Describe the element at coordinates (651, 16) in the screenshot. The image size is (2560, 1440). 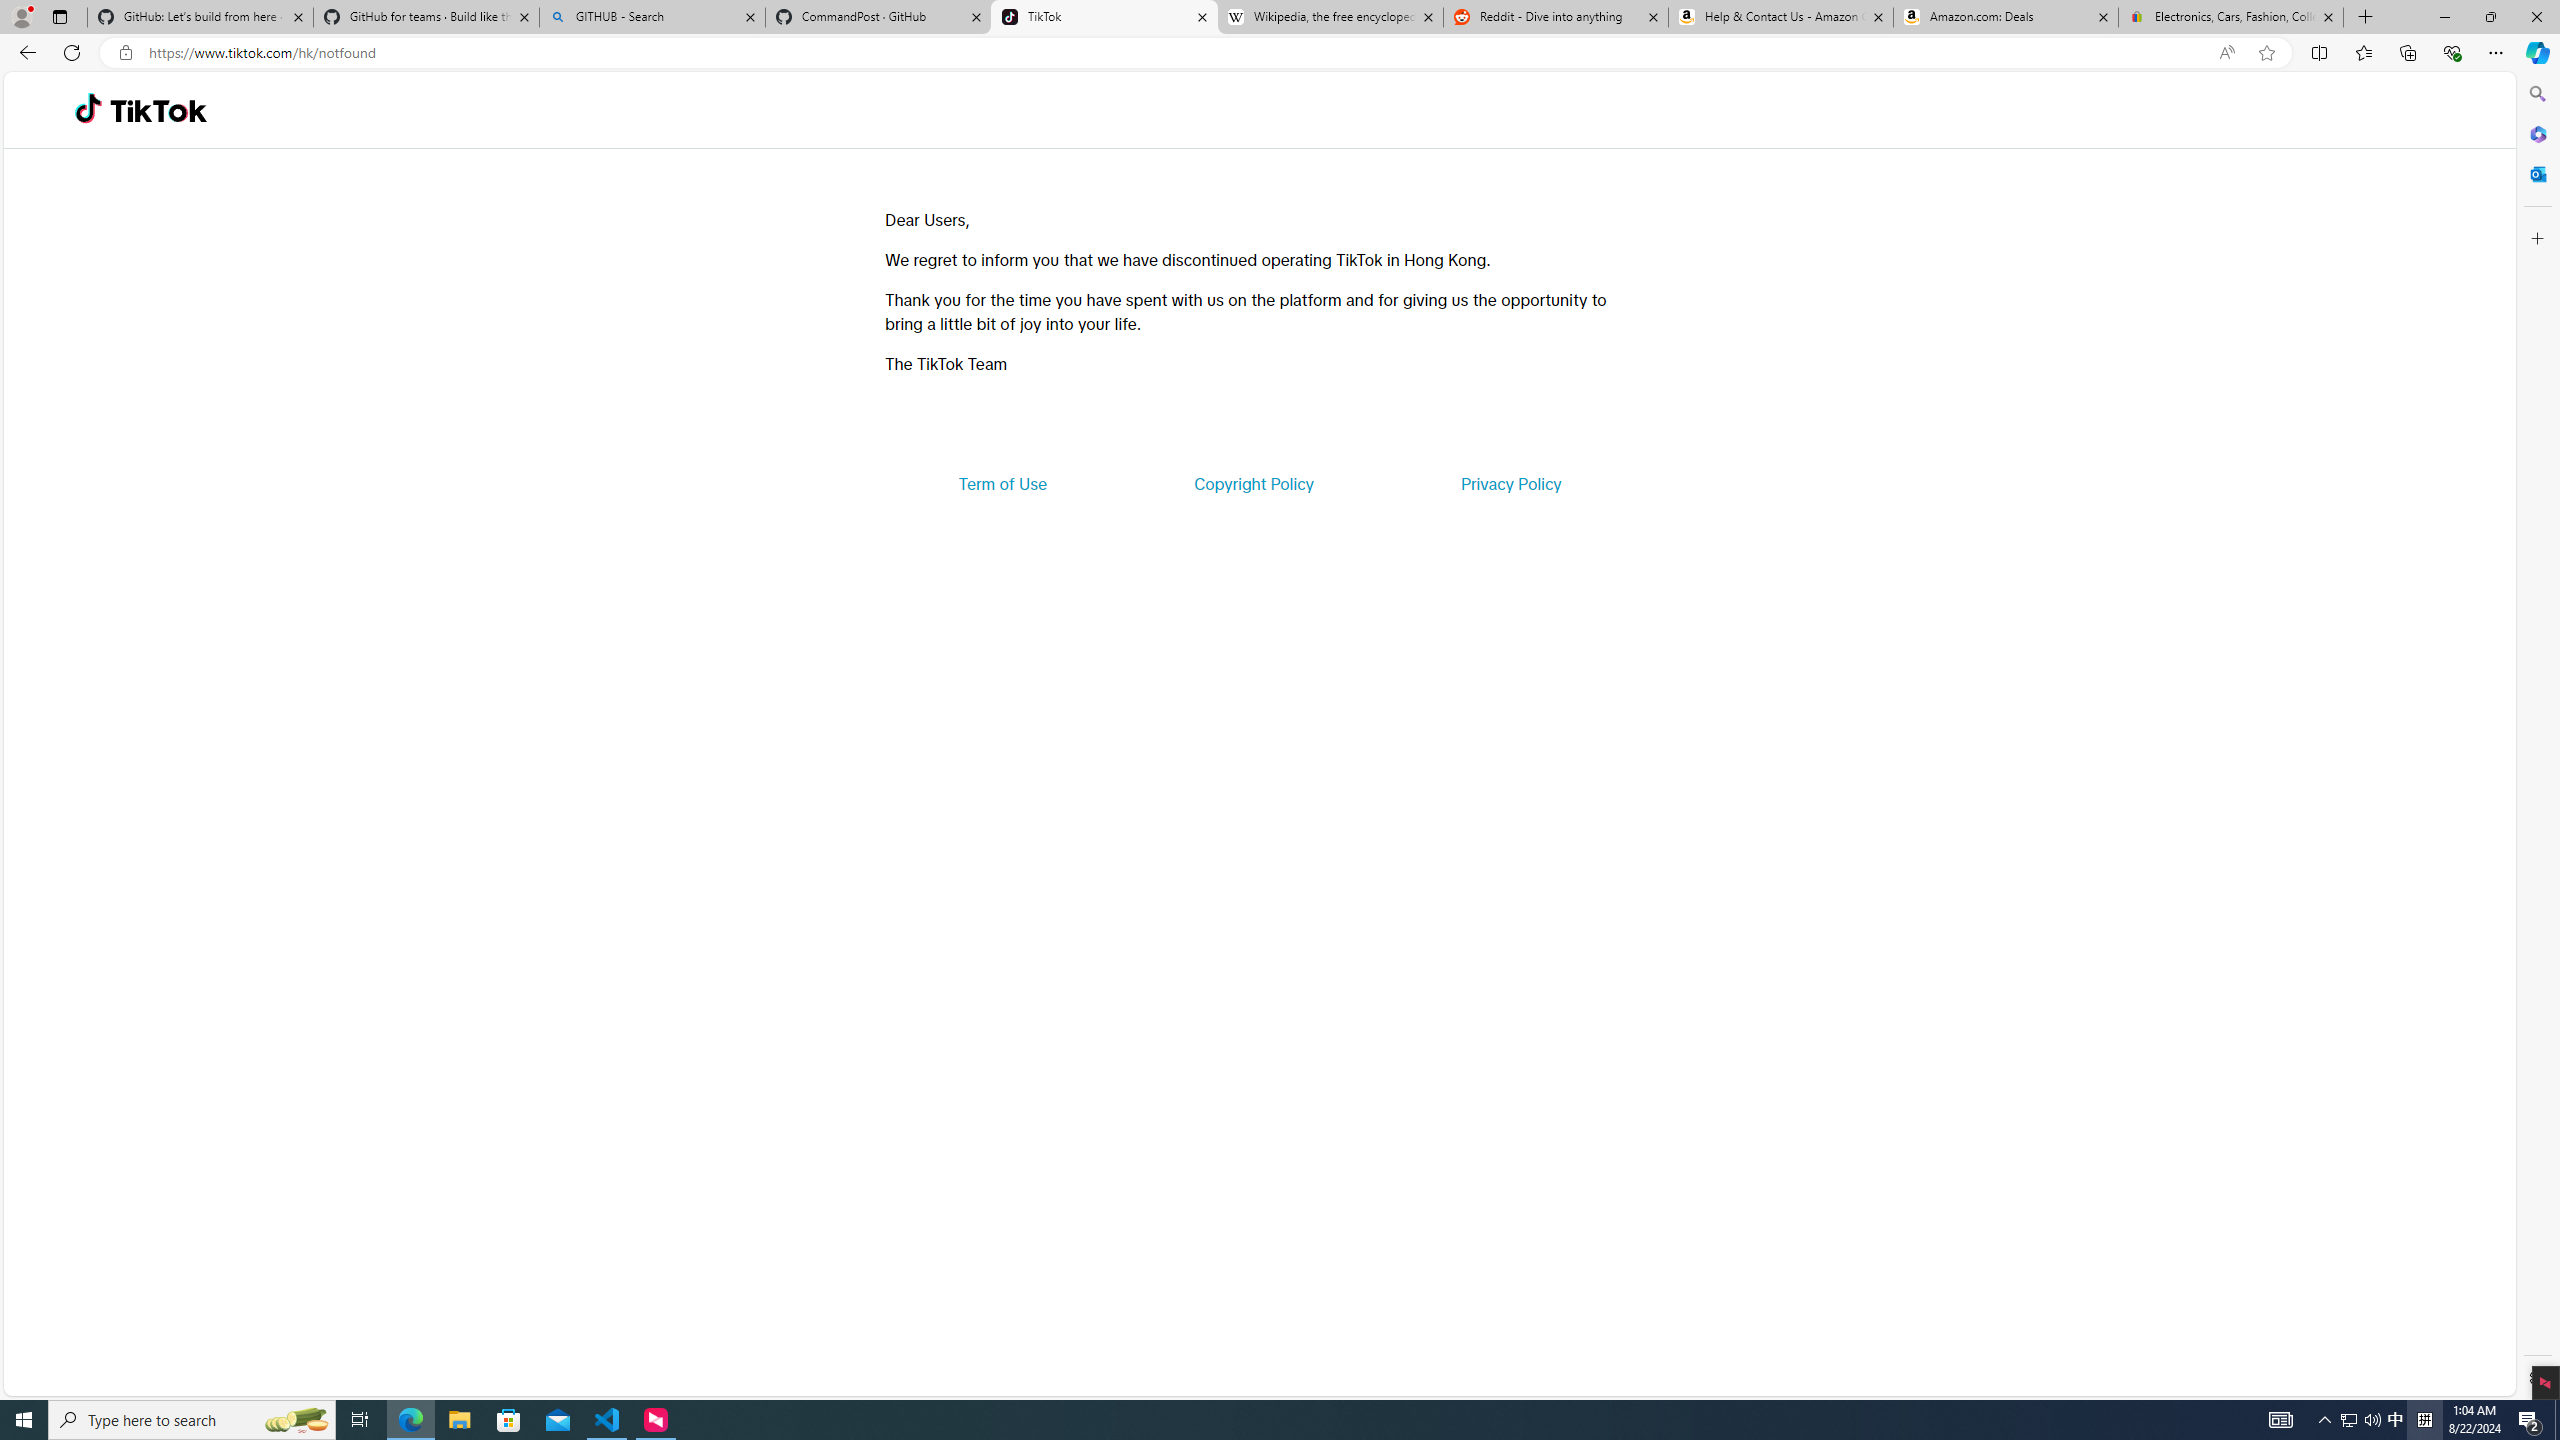
I see `'GITHUB - Search'` at that location.